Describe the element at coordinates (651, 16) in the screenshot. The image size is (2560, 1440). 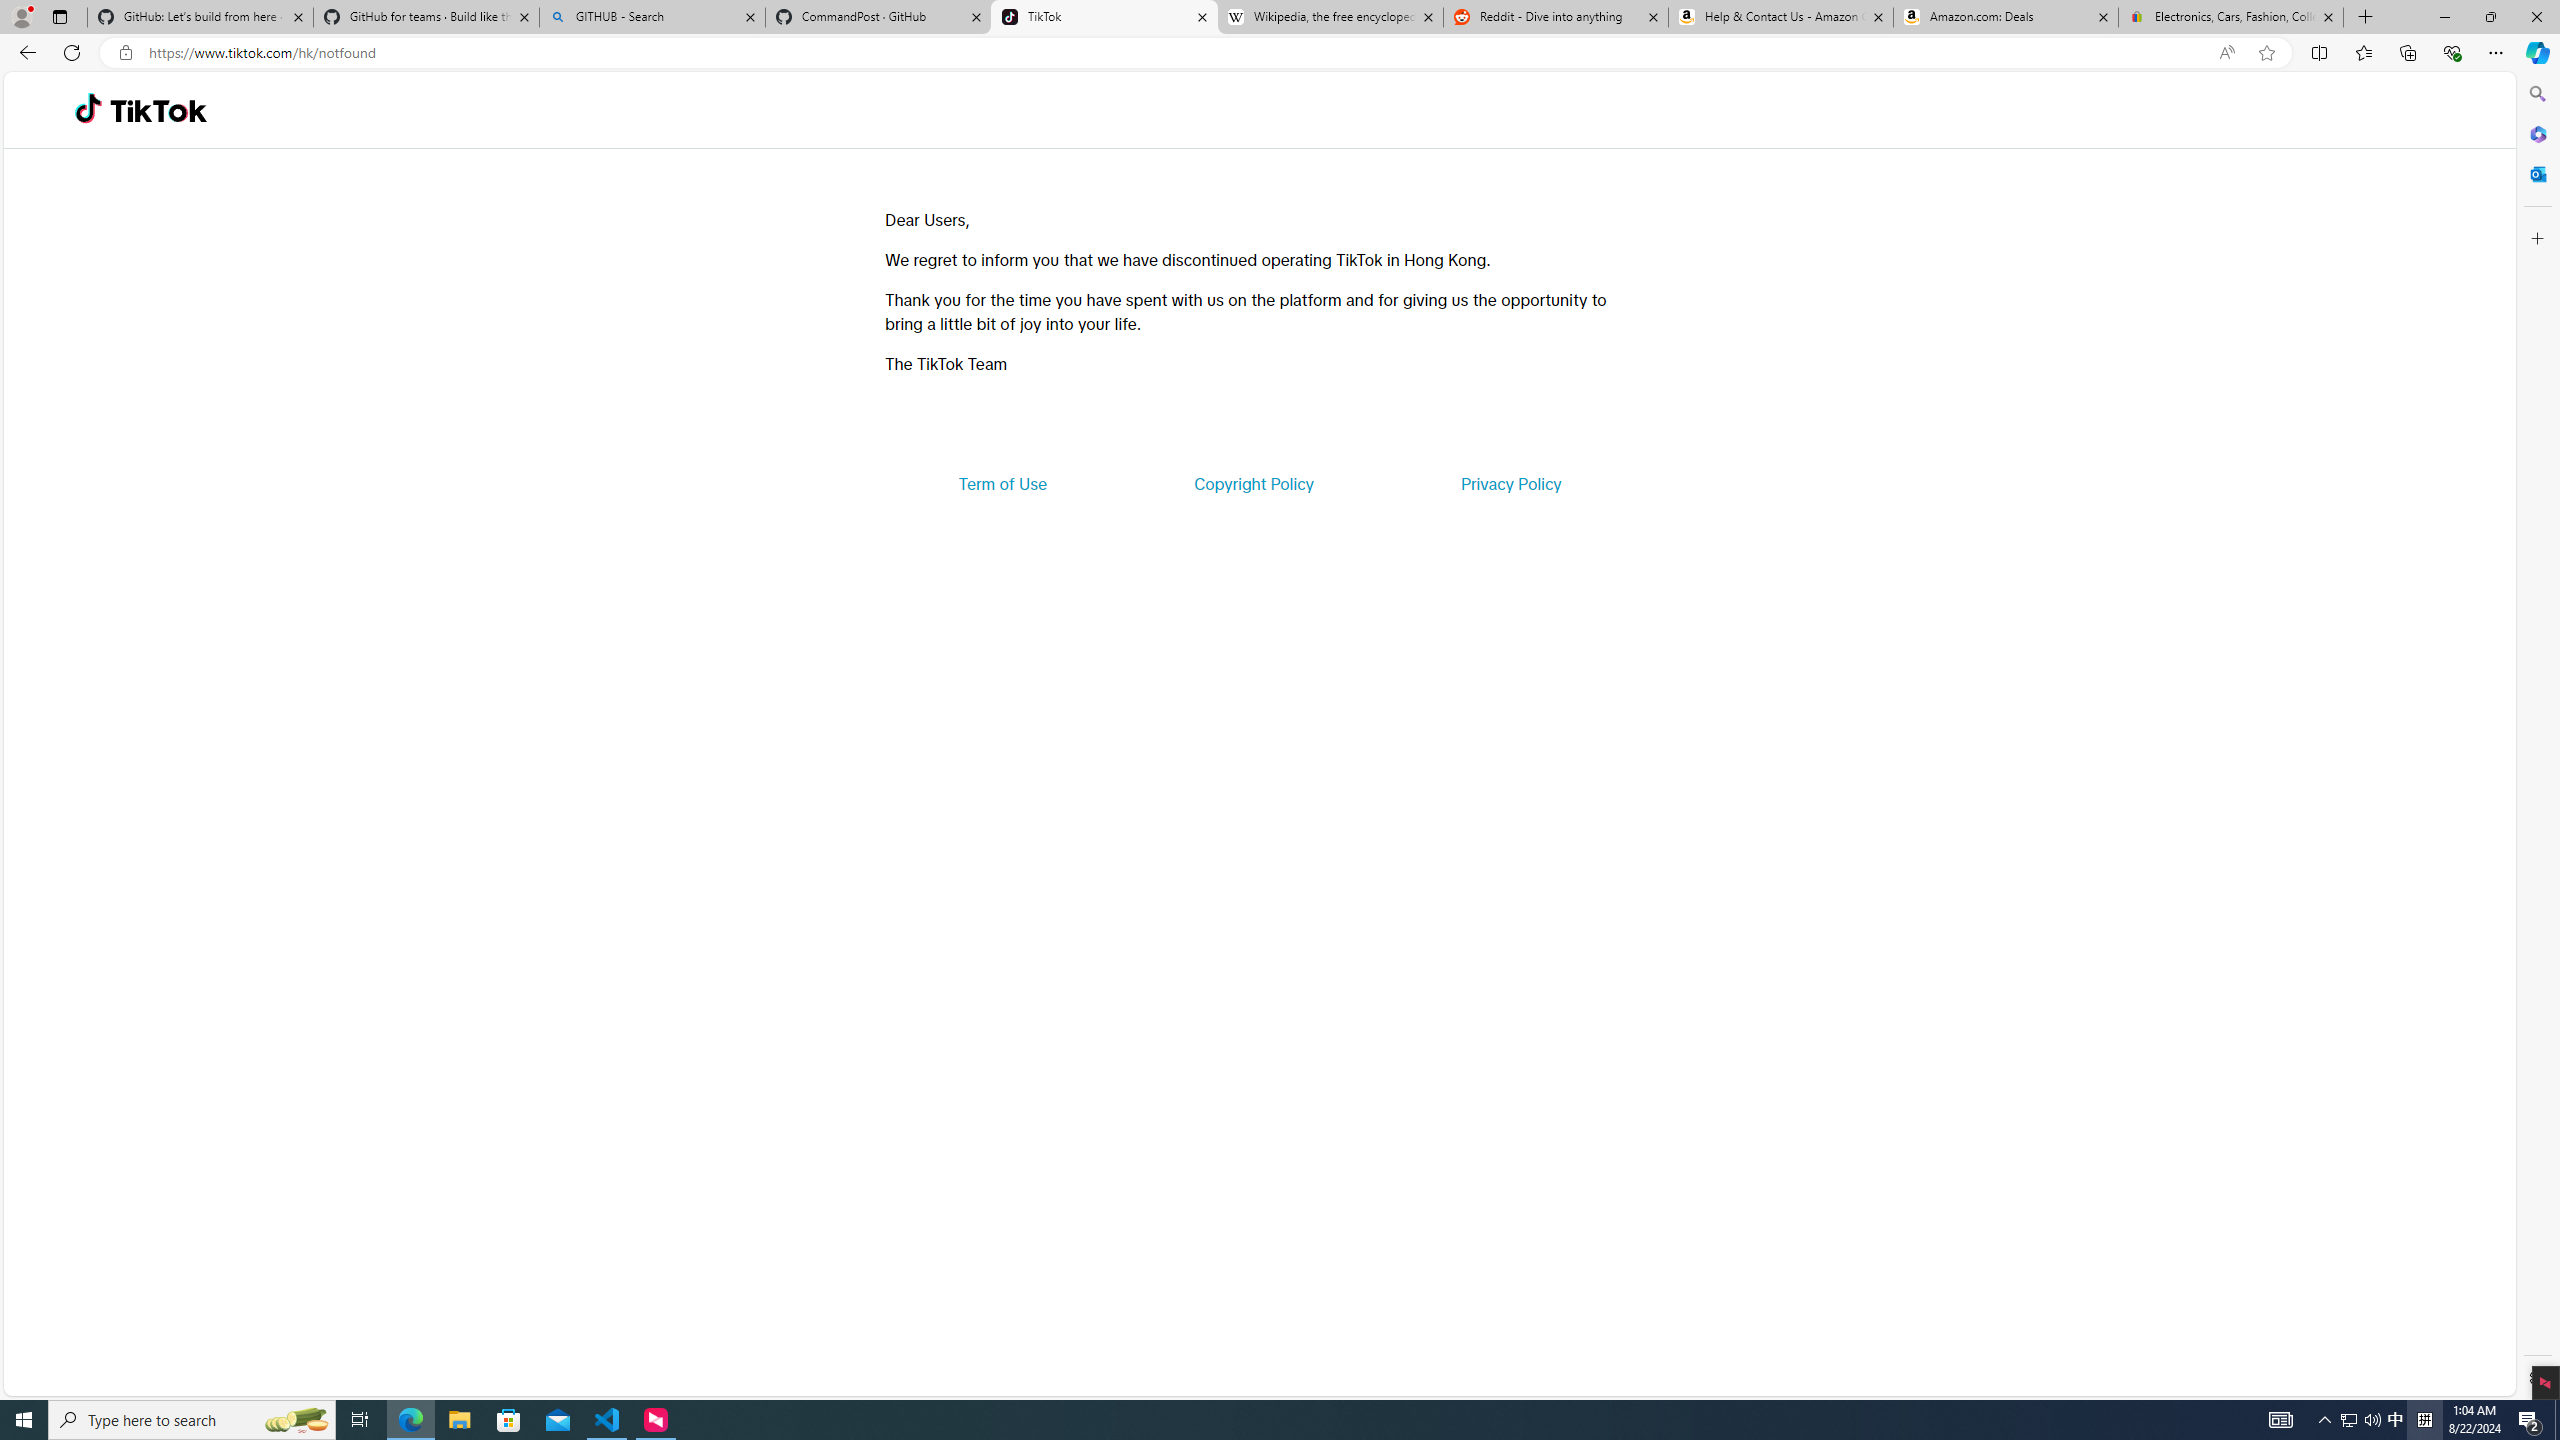
I see `'GITHUB - Search'` at that location.